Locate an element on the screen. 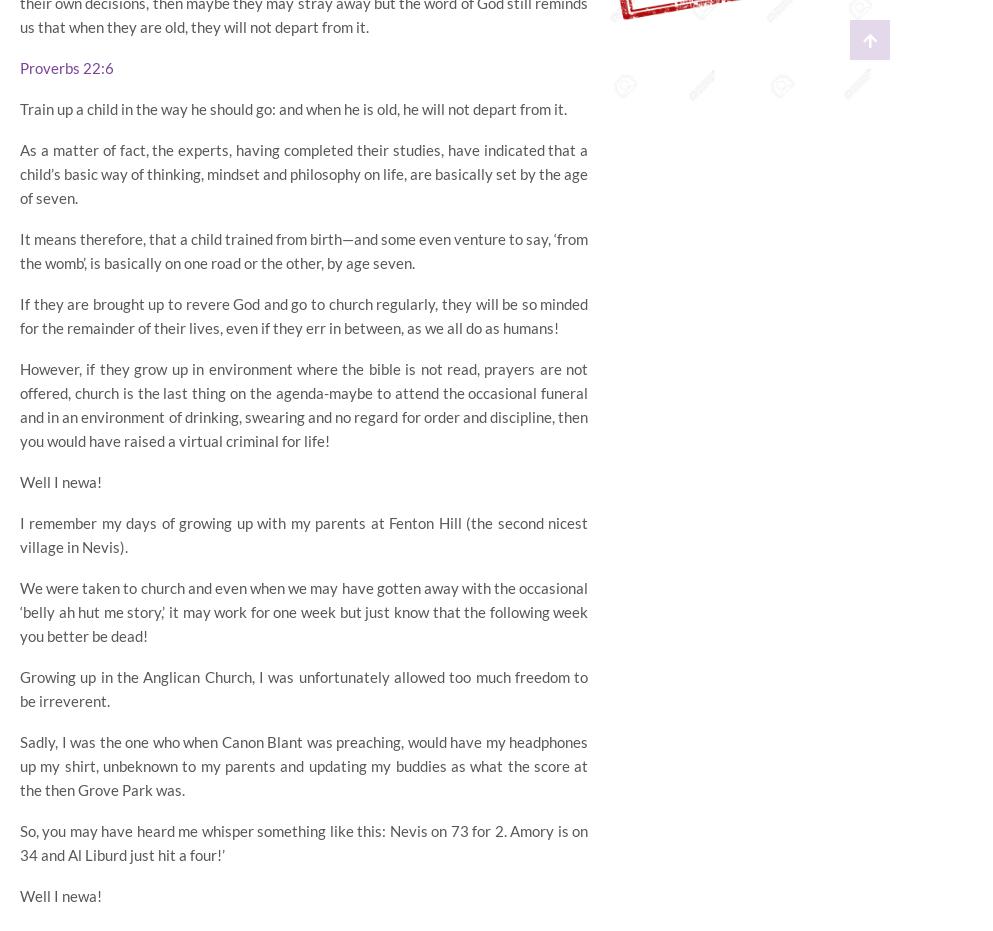 This screenshot has width=993, height=931. 'Growing up in the Anglican Church, I was unfortunately allowed too much freedom to be irreverent.' is located at coordinates (18, 687).